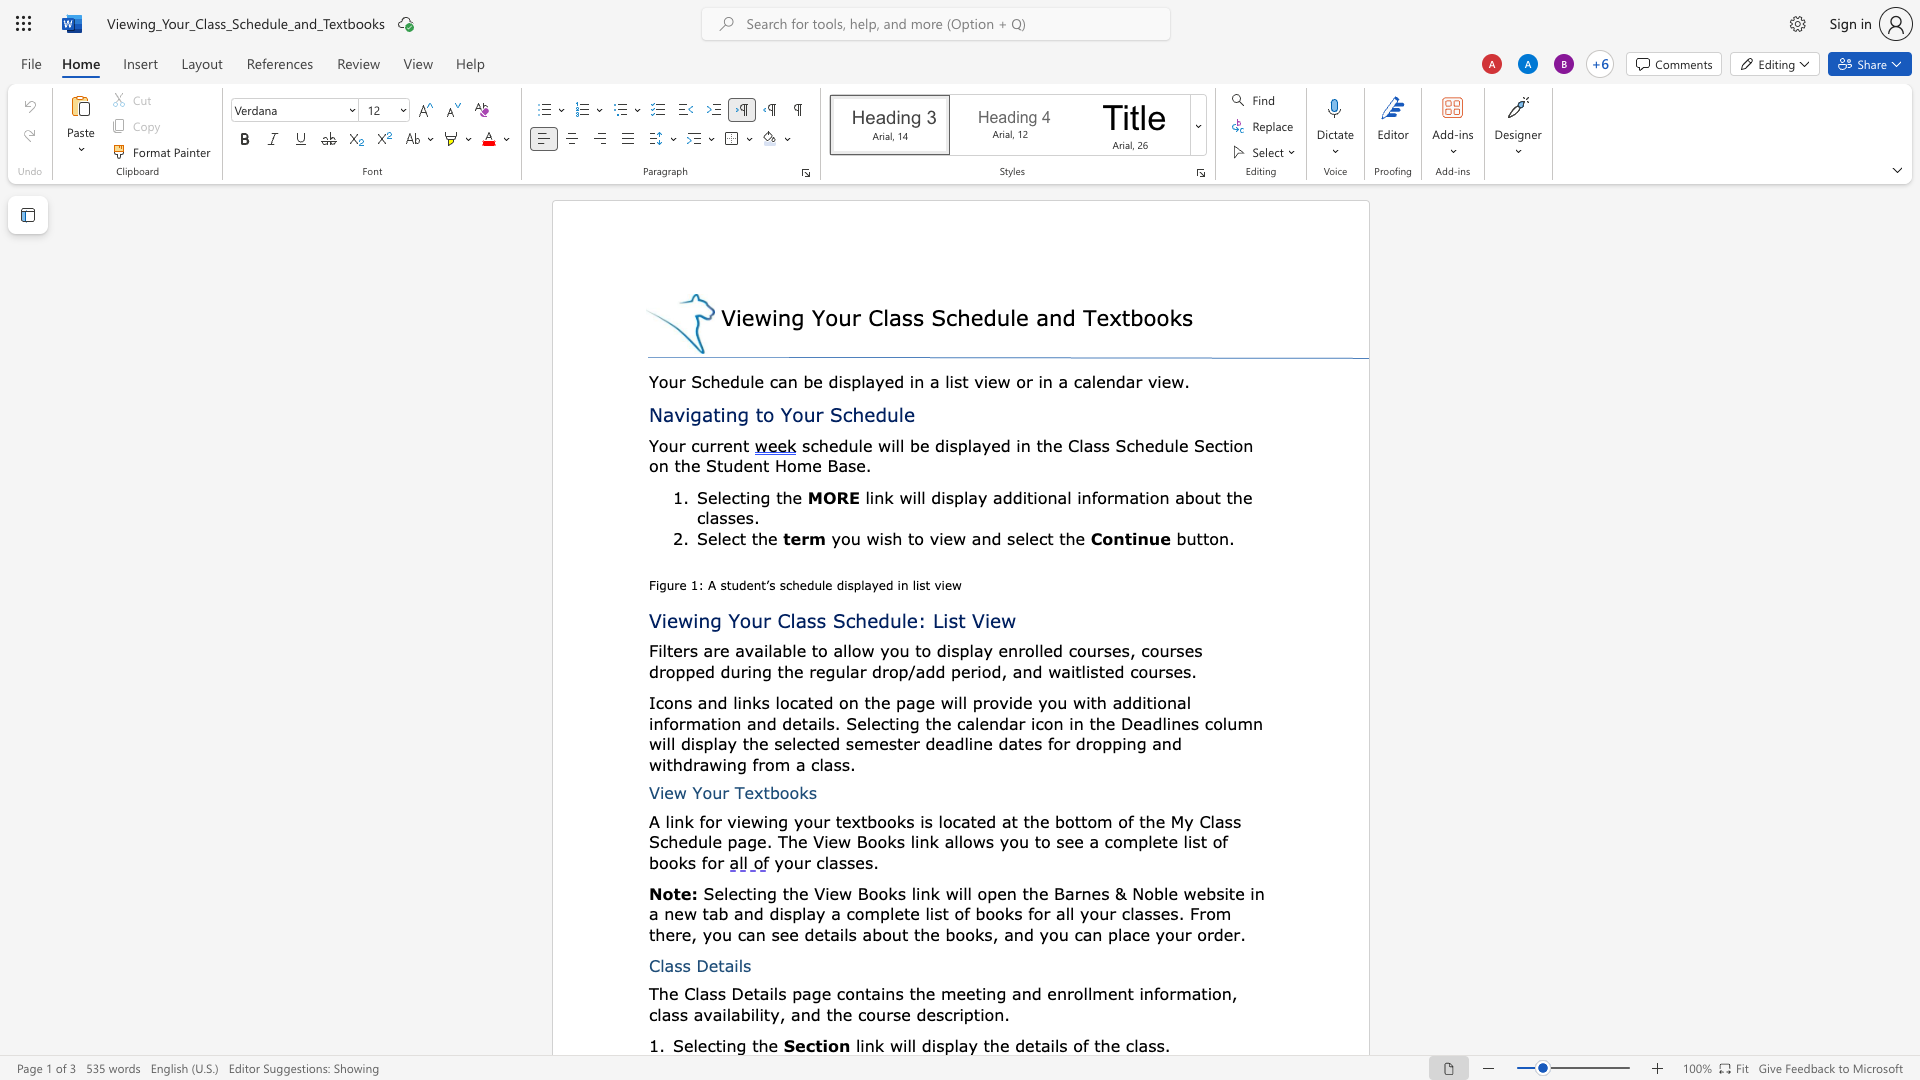 Image resolution: width=1920 pixels, height=1080 pixels. Describe the element at coordinates (692, 1044) in the screenshot. I see `the space between the continuous character "e" and "l" in the text` at that location.